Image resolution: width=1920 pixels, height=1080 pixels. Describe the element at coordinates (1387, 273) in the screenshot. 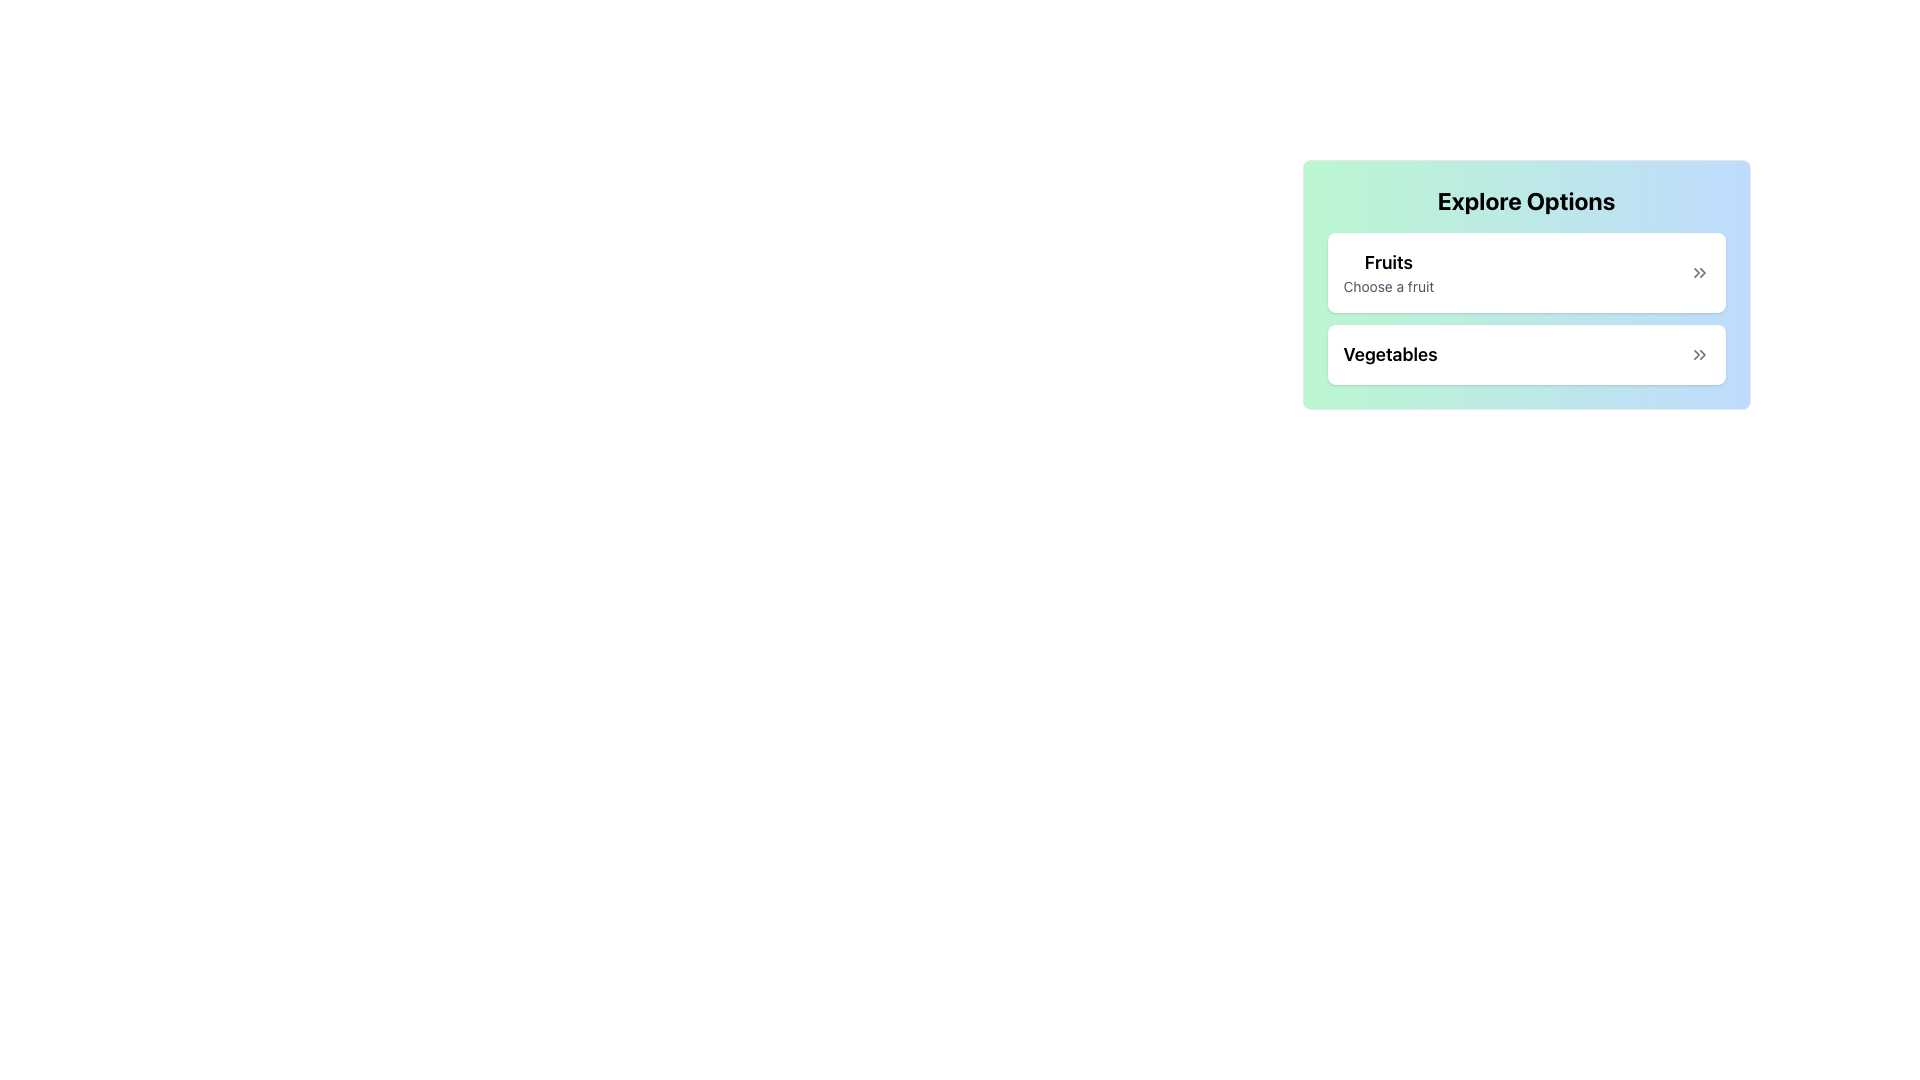

I see `text content of the labeled option for fruits, located within the 'Explore Options' panel above the 'Vegetables' card, which includes an arrow icon on the right` at that location.